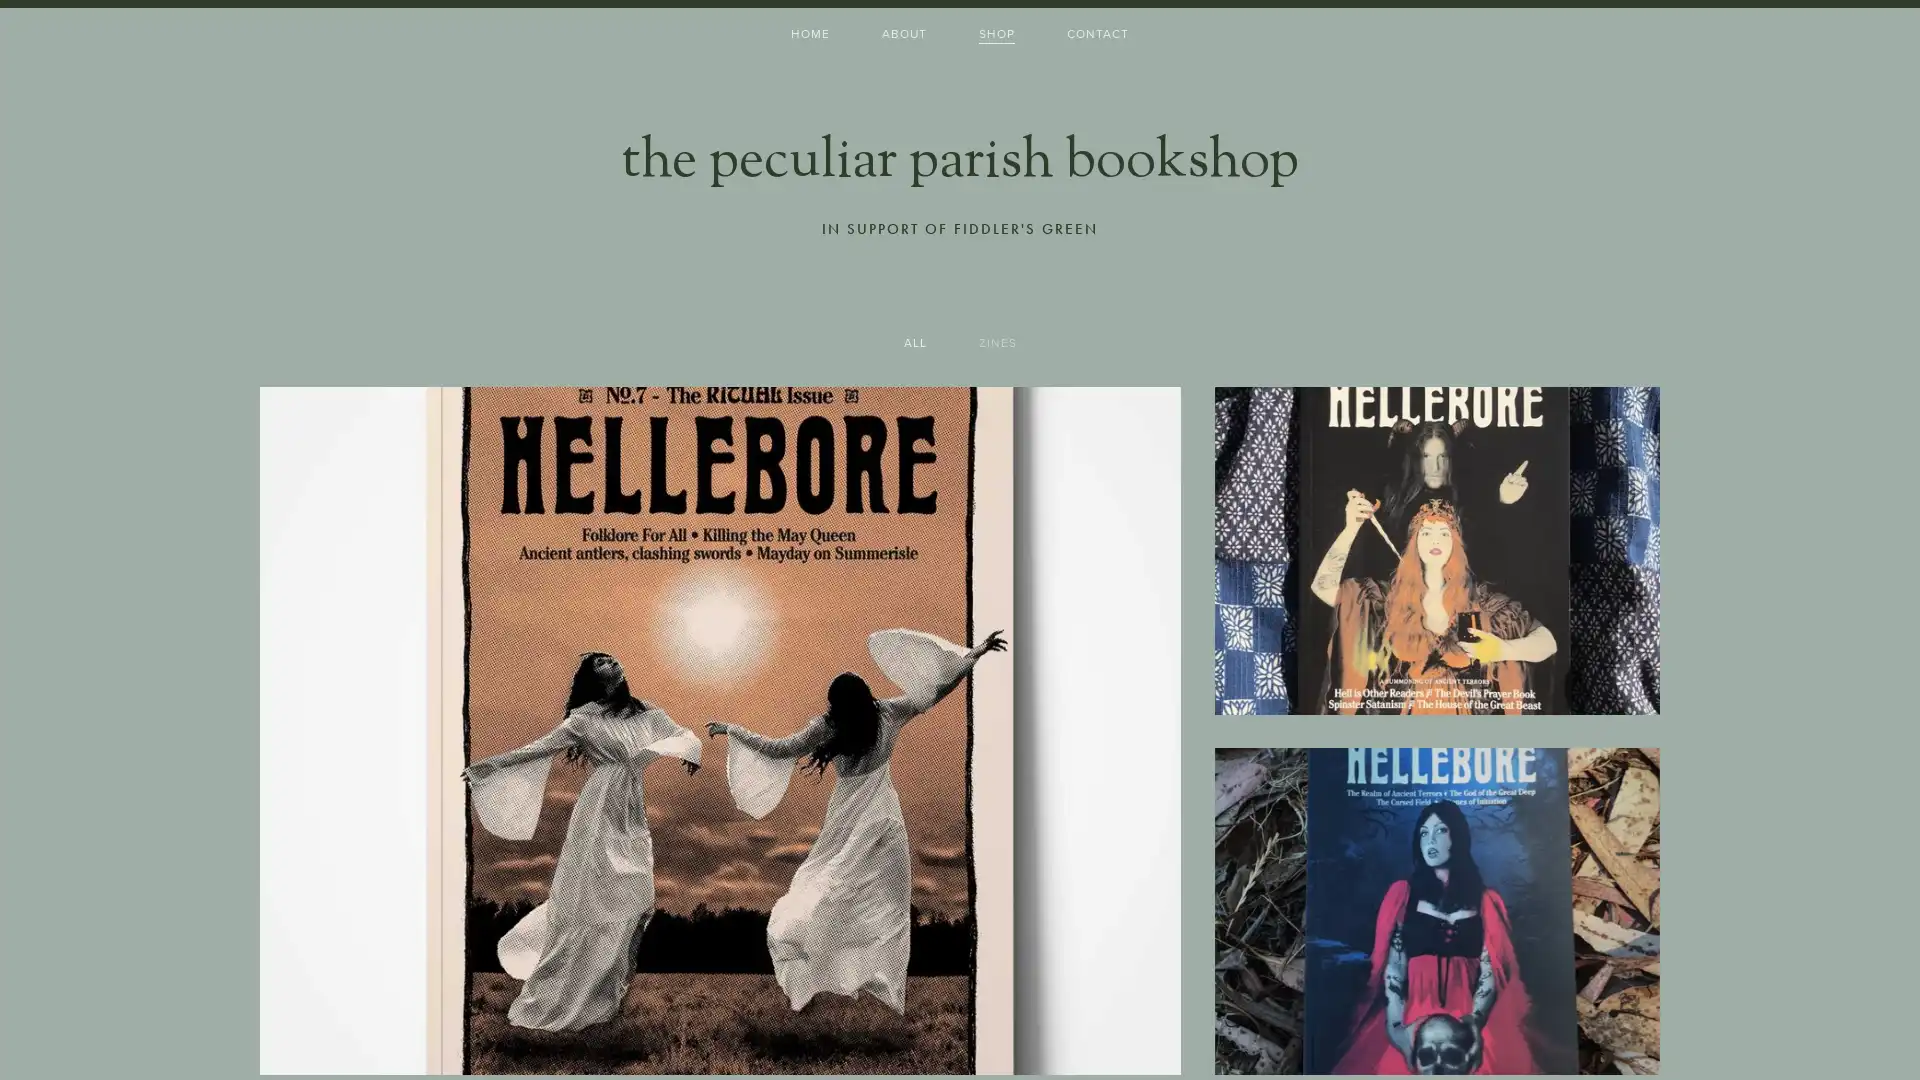 Image resolution: width=1920 pixels, height=1080 pixels. Describe the element at coordinates (720, 1033) in the screenshot. I see `QUICK VIEW` at that location.